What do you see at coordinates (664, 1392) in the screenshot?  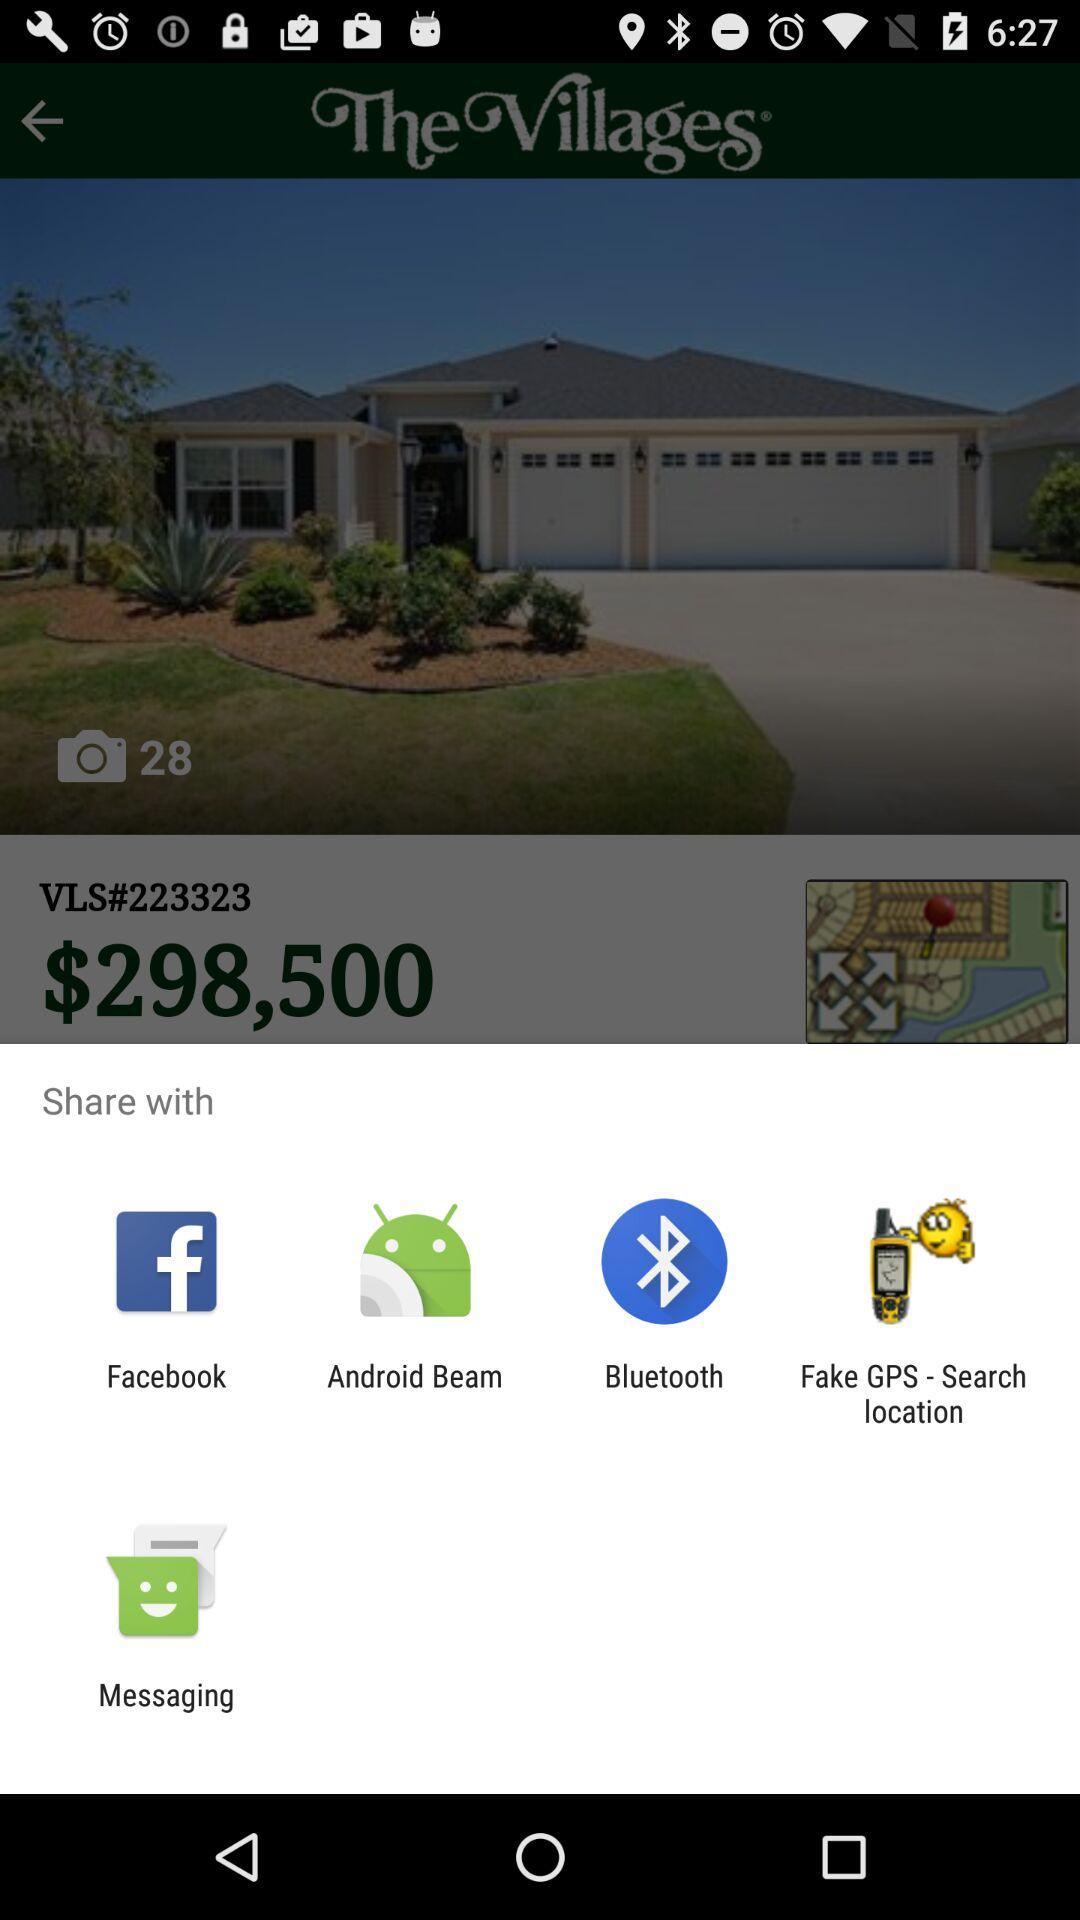 I see `icon next to the fake gps search app` at bounding box center [664, 1392].